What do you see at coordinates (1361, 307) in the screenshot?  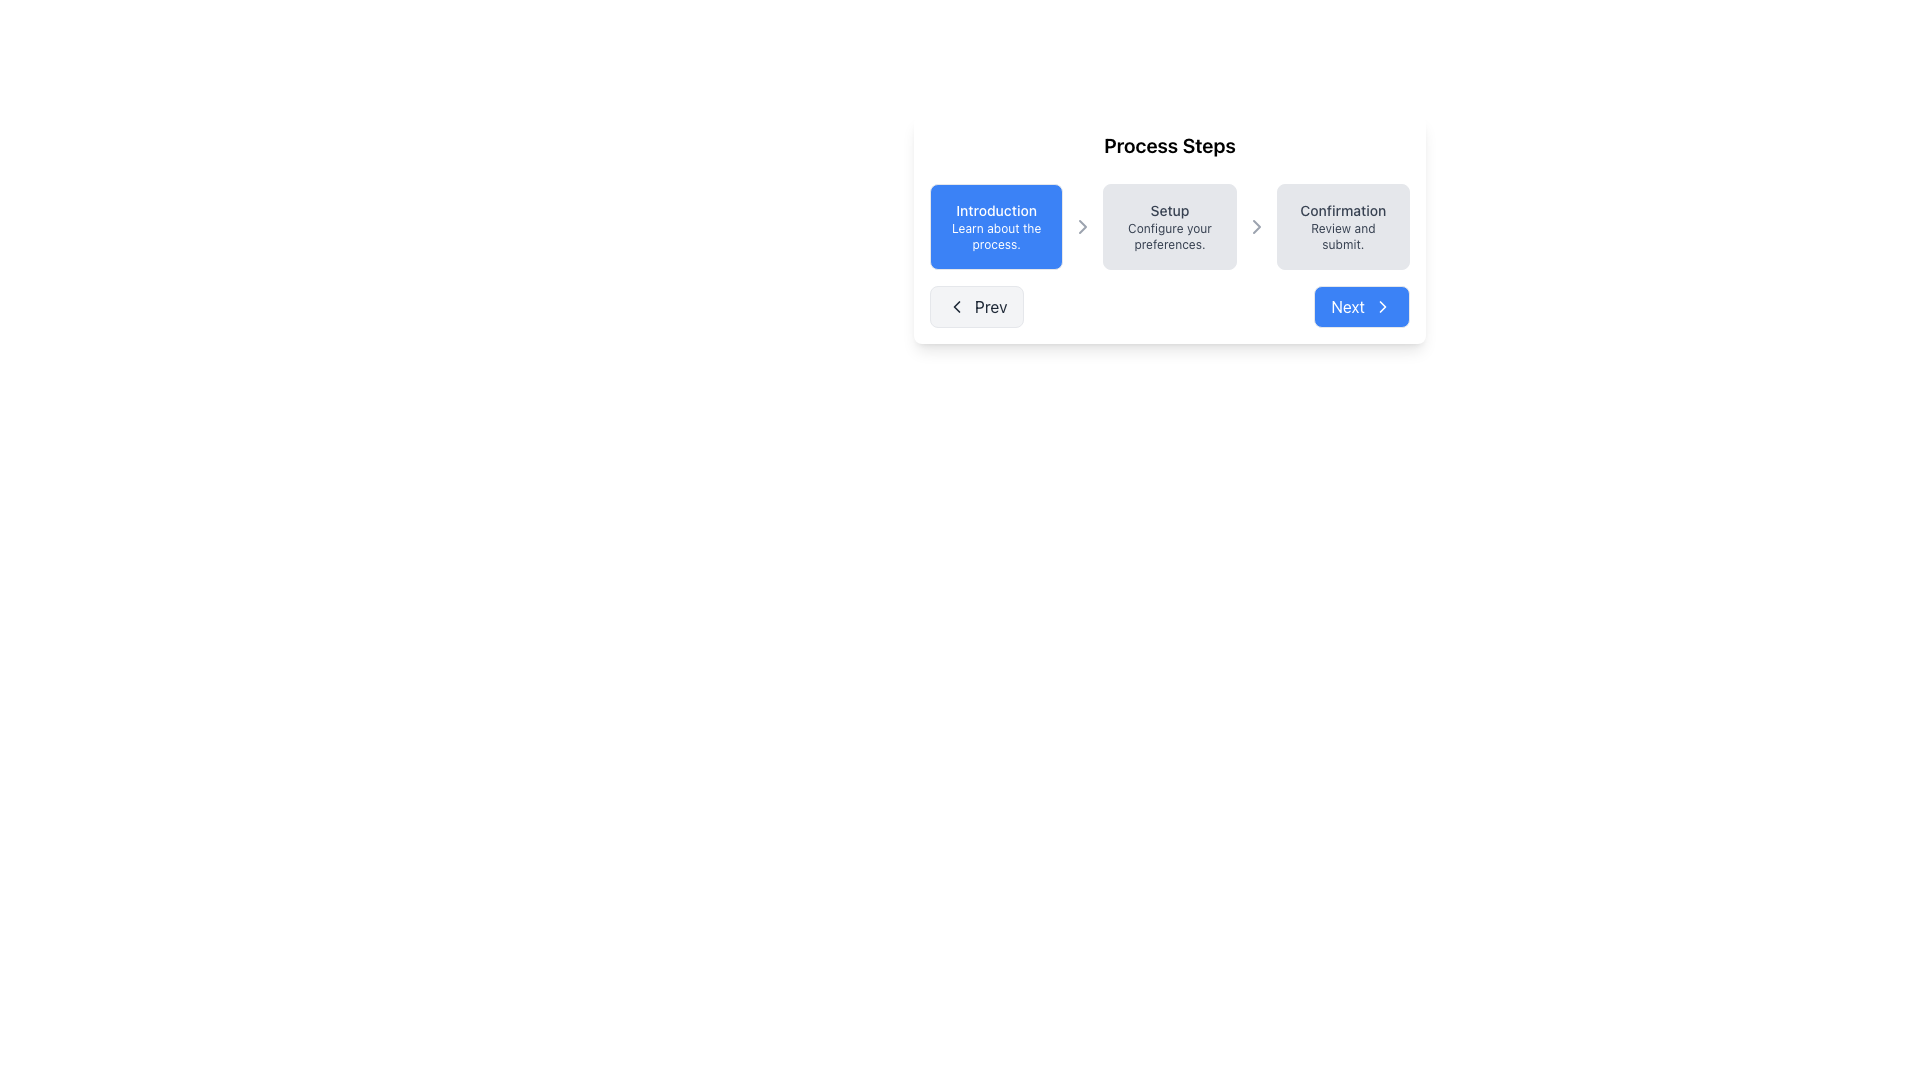 I see `the rectangular button with a blue background and white text 'Next'` at bounding box center [1361, 307].